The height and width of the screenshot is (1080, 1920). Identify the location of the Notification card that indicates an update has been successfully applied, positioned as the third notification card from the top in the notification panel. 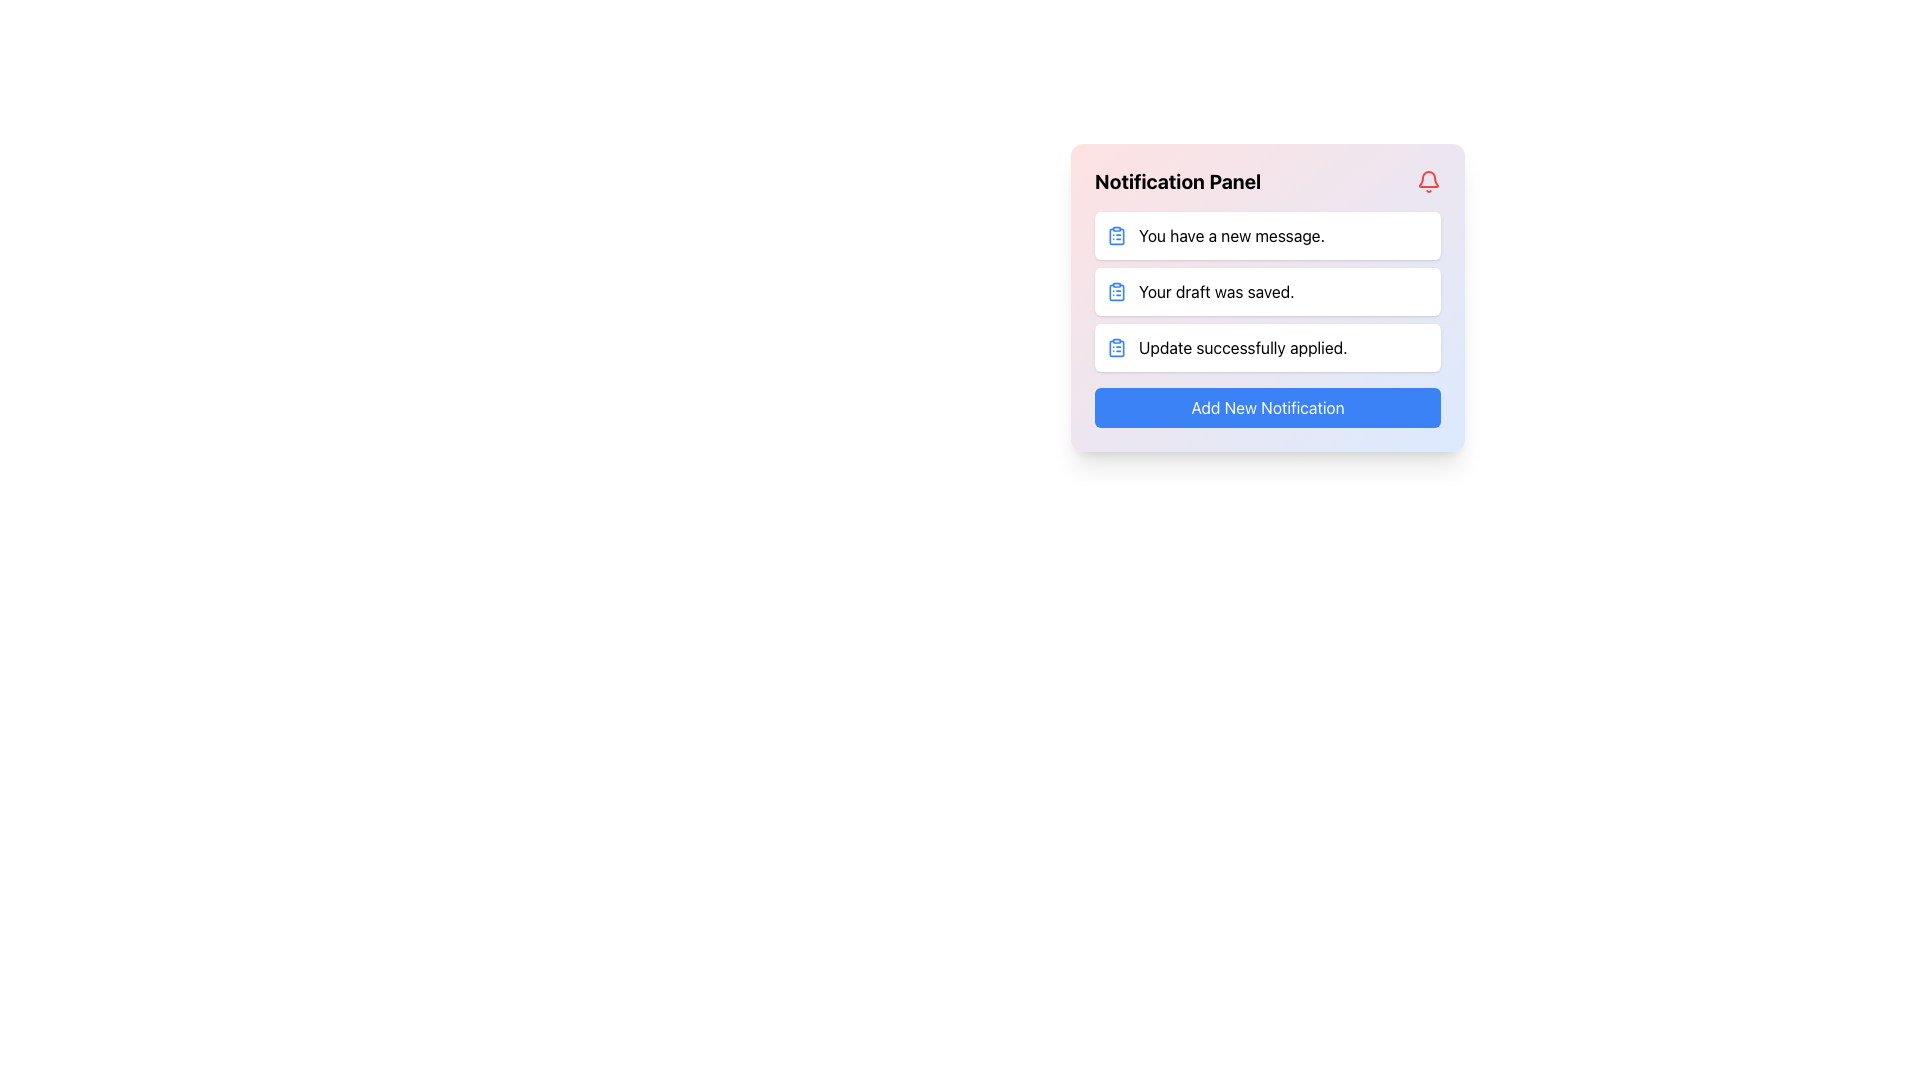
(1266, 346).